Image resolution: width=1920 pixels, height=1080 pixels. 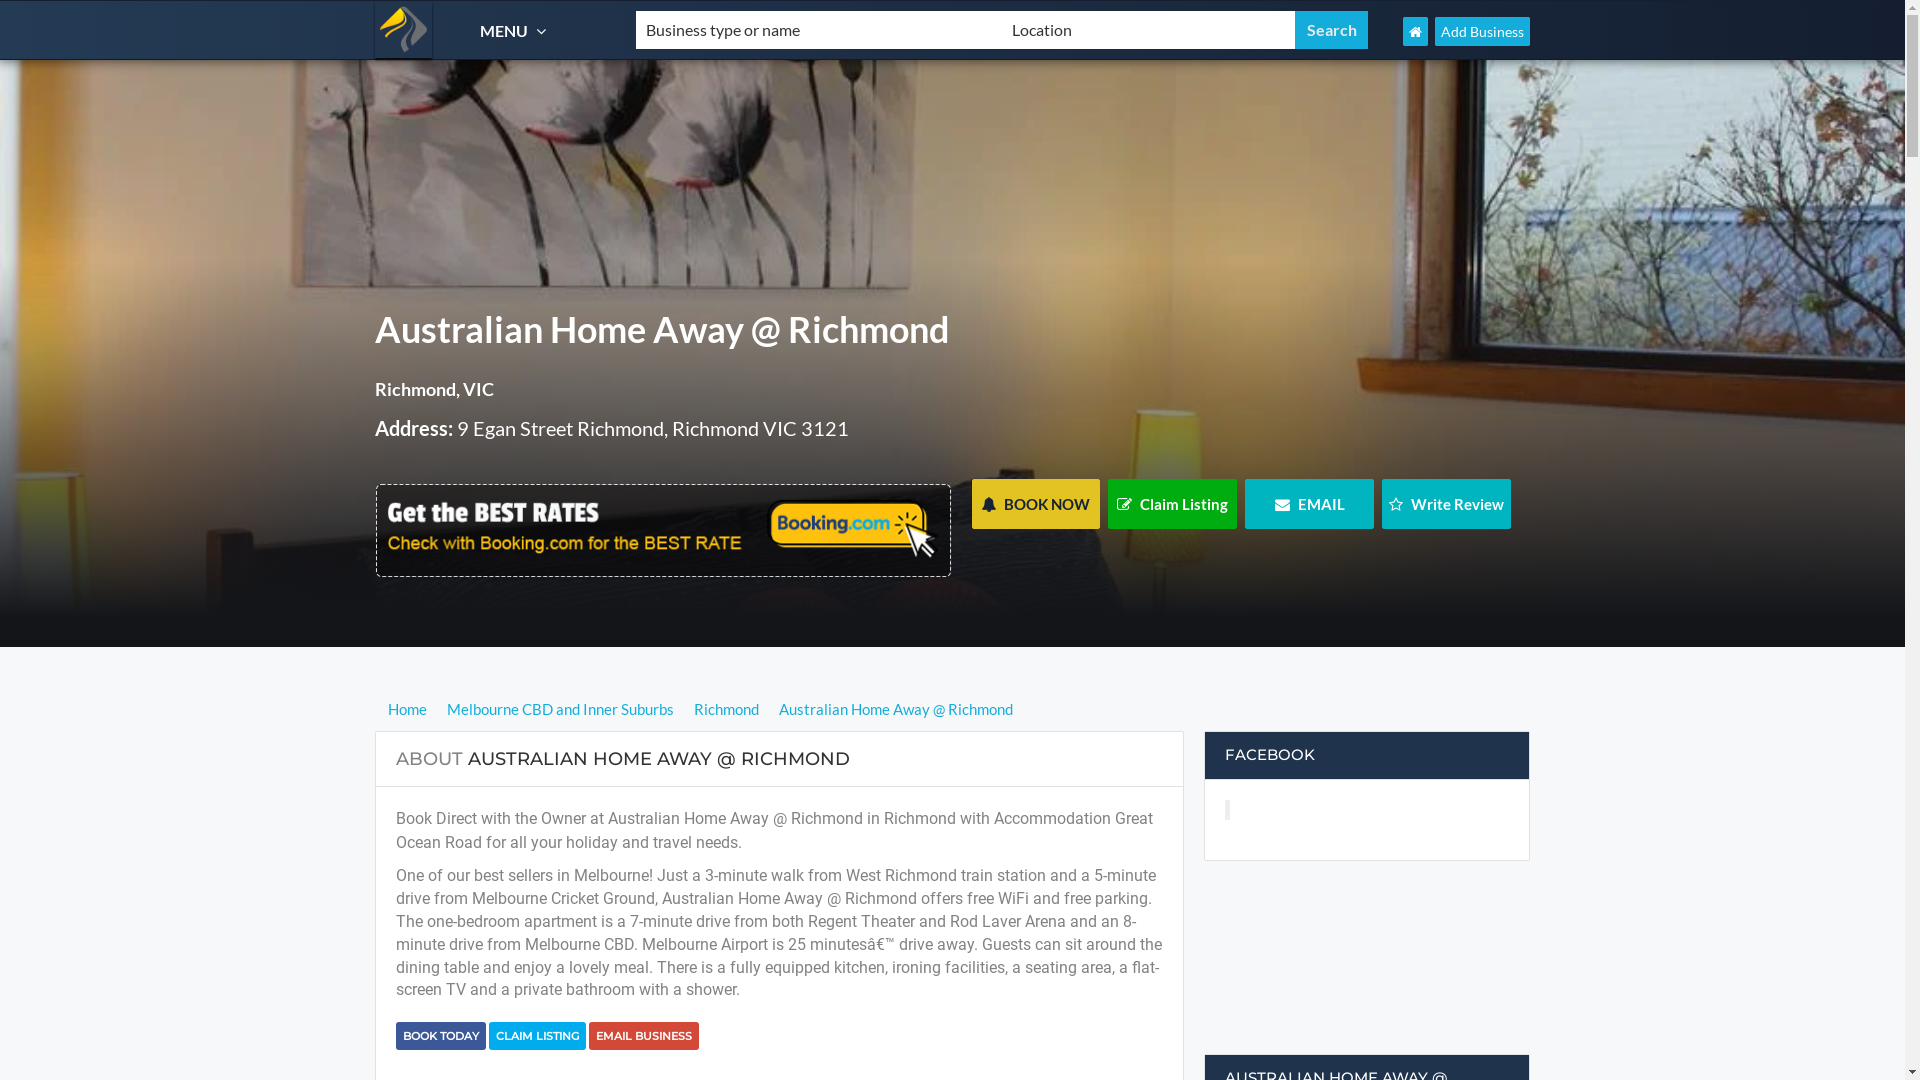 What do you see at coordinates (560, 708) in the screenshot?
I see `'Melbourne CBD and Inner Suburbs'` at bounding box center [560, 708].